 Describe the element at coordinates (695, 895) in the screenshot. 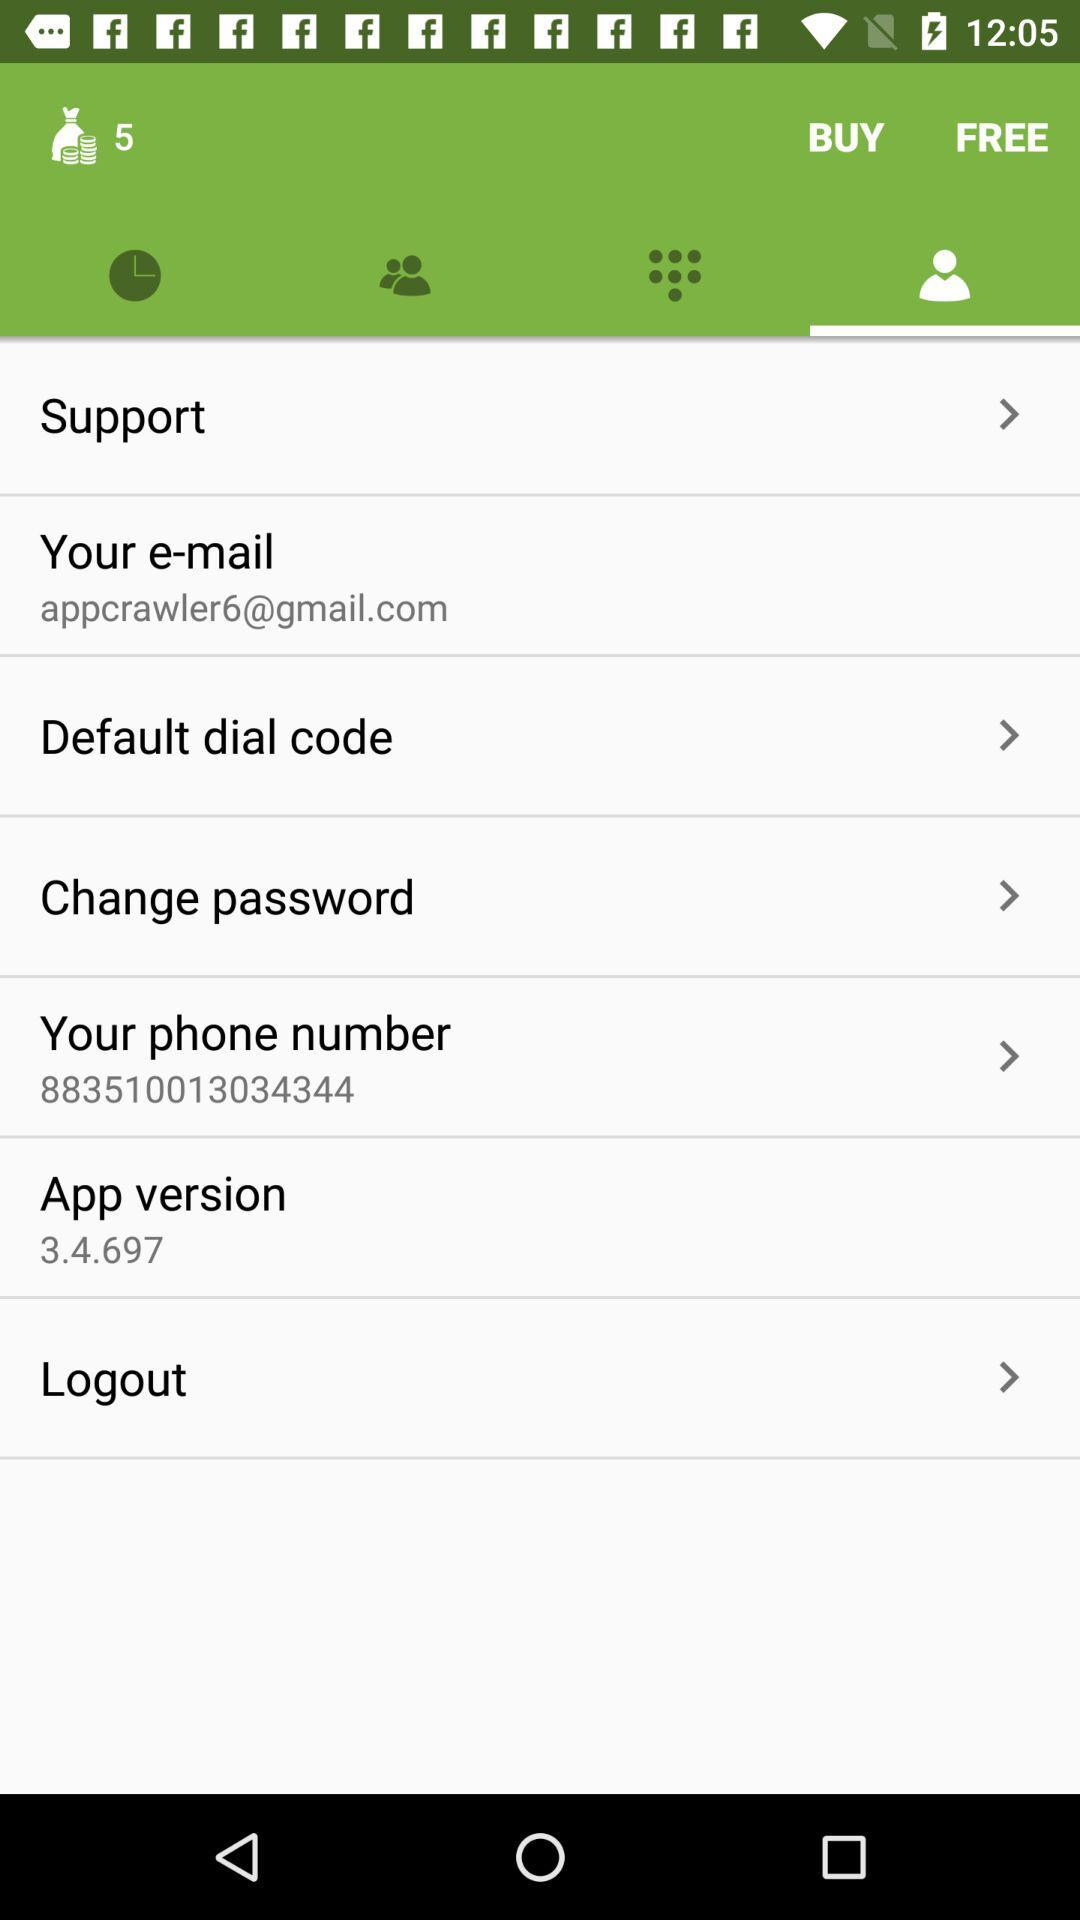

I see `the item to the right of the change password item` at that location.